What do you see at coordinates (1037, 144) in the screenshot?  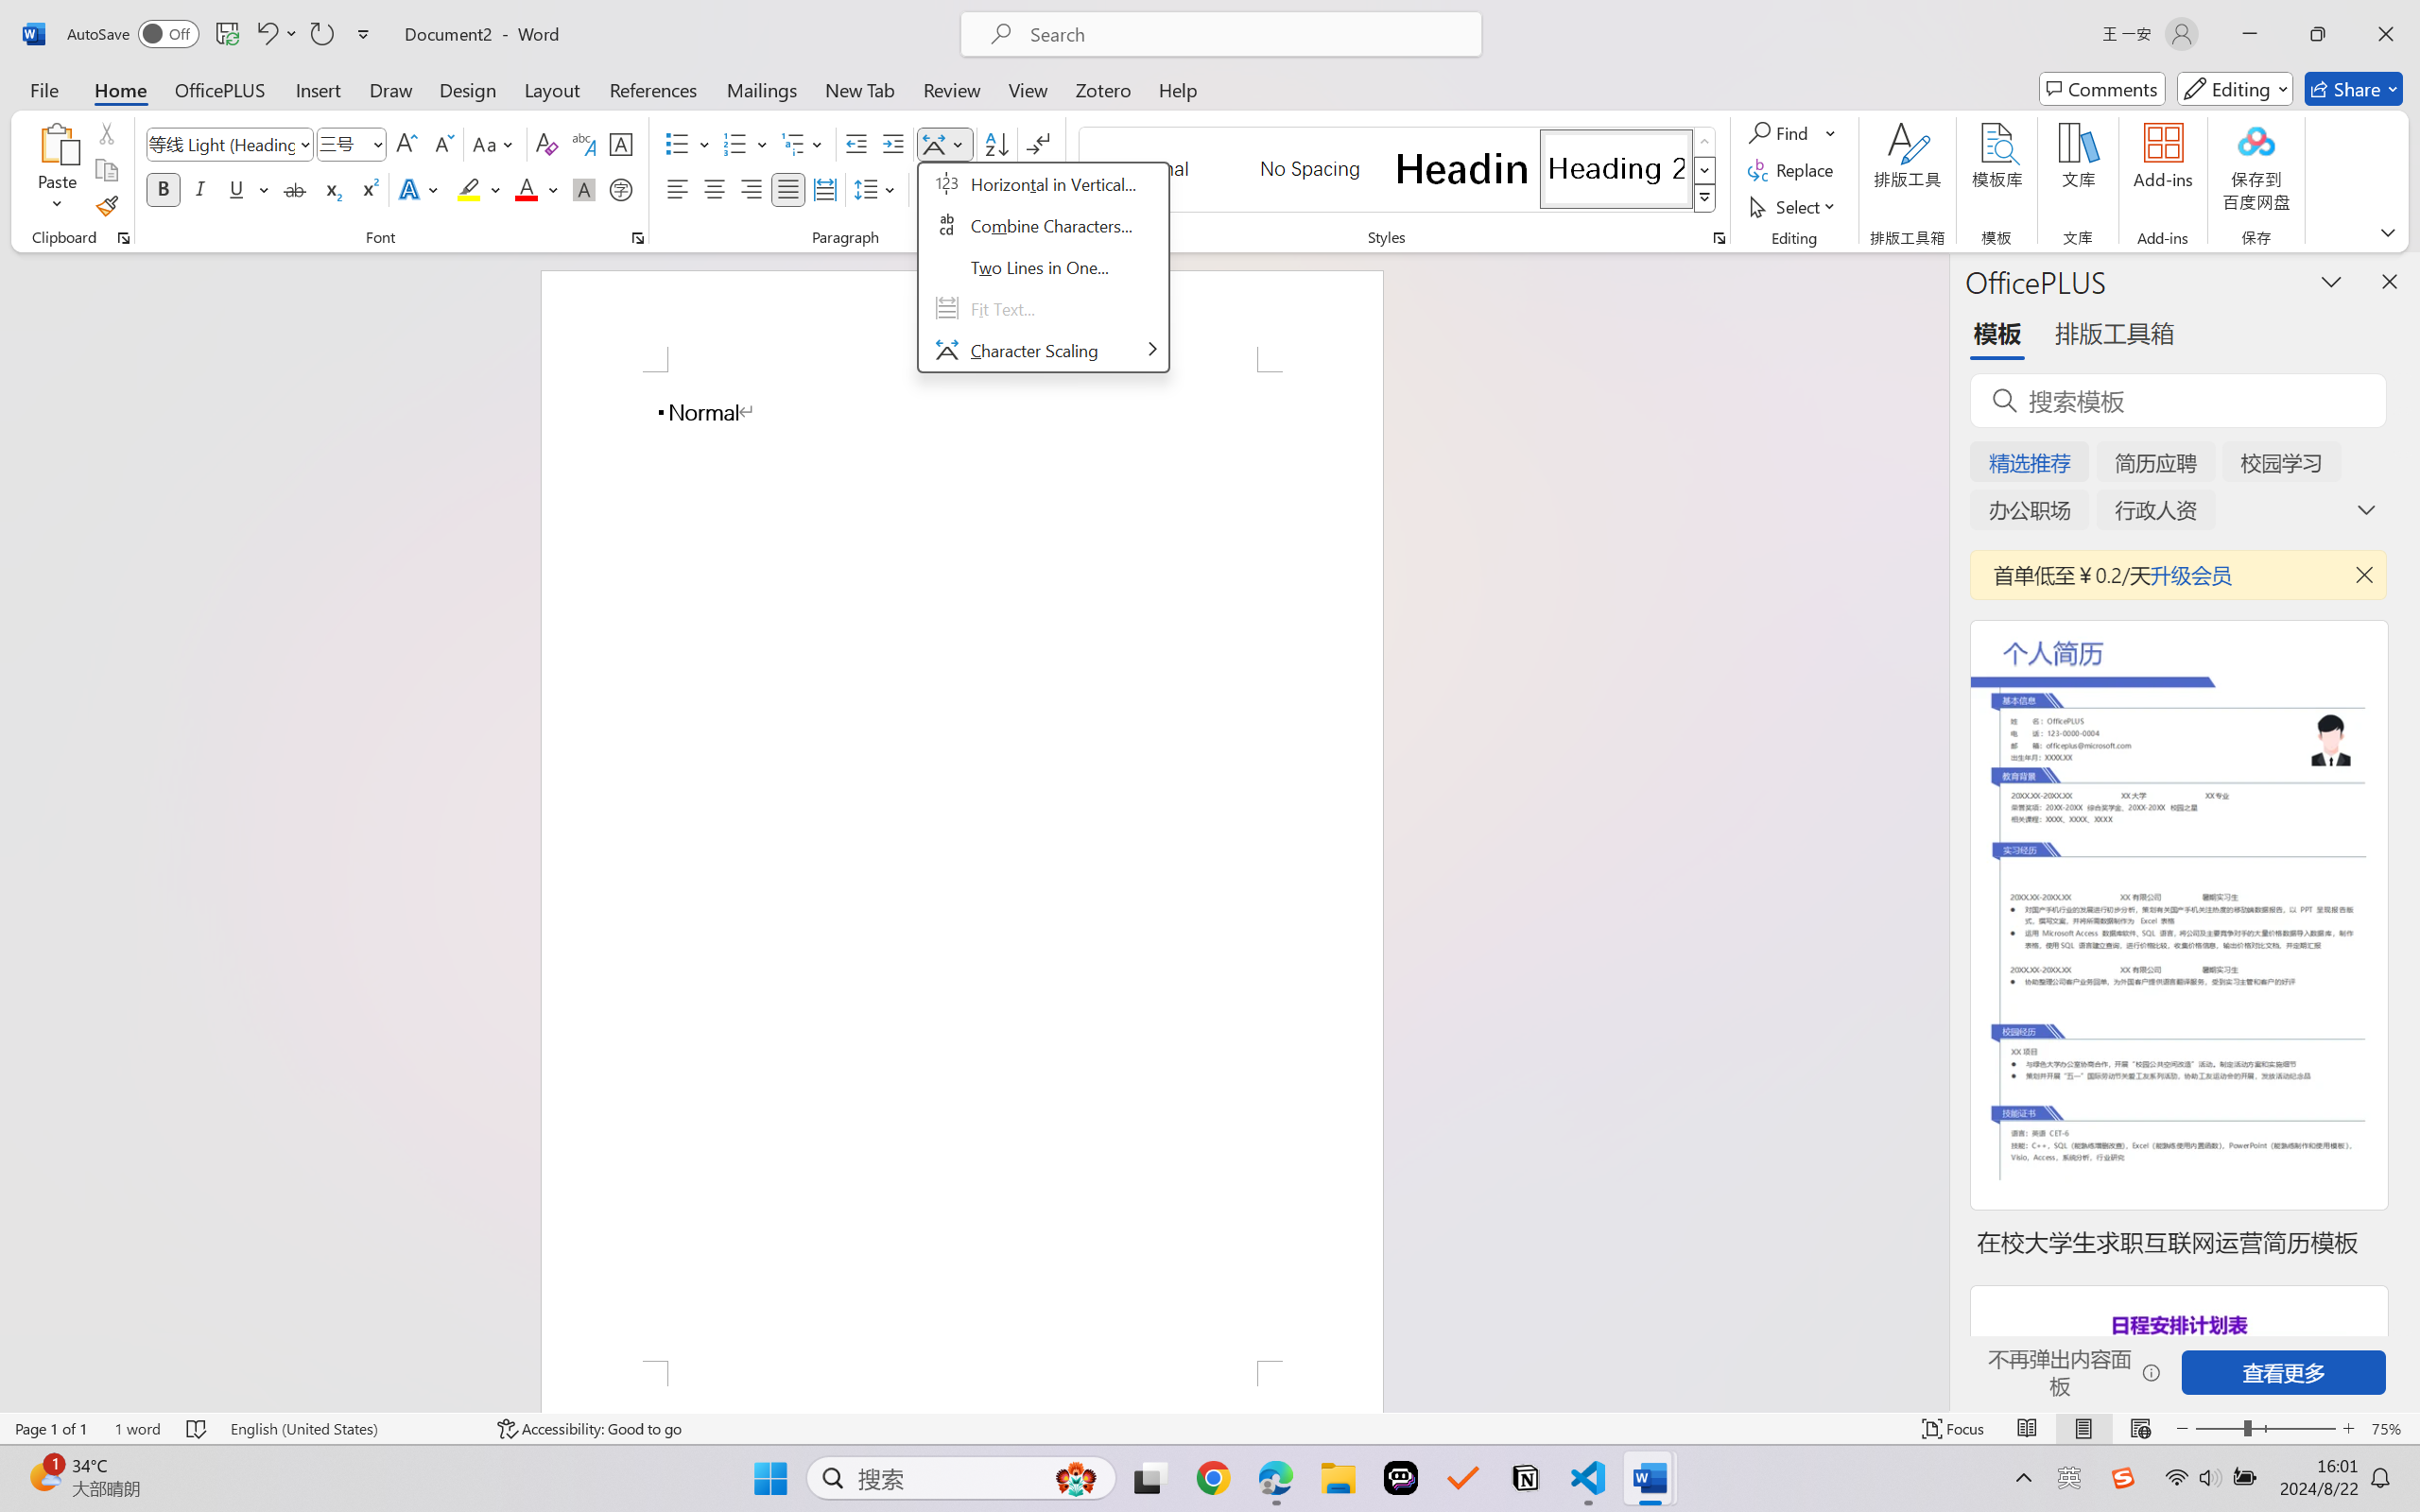 I see `'Show/Hide Editing Marks'` at bounding box center [1037, 144].